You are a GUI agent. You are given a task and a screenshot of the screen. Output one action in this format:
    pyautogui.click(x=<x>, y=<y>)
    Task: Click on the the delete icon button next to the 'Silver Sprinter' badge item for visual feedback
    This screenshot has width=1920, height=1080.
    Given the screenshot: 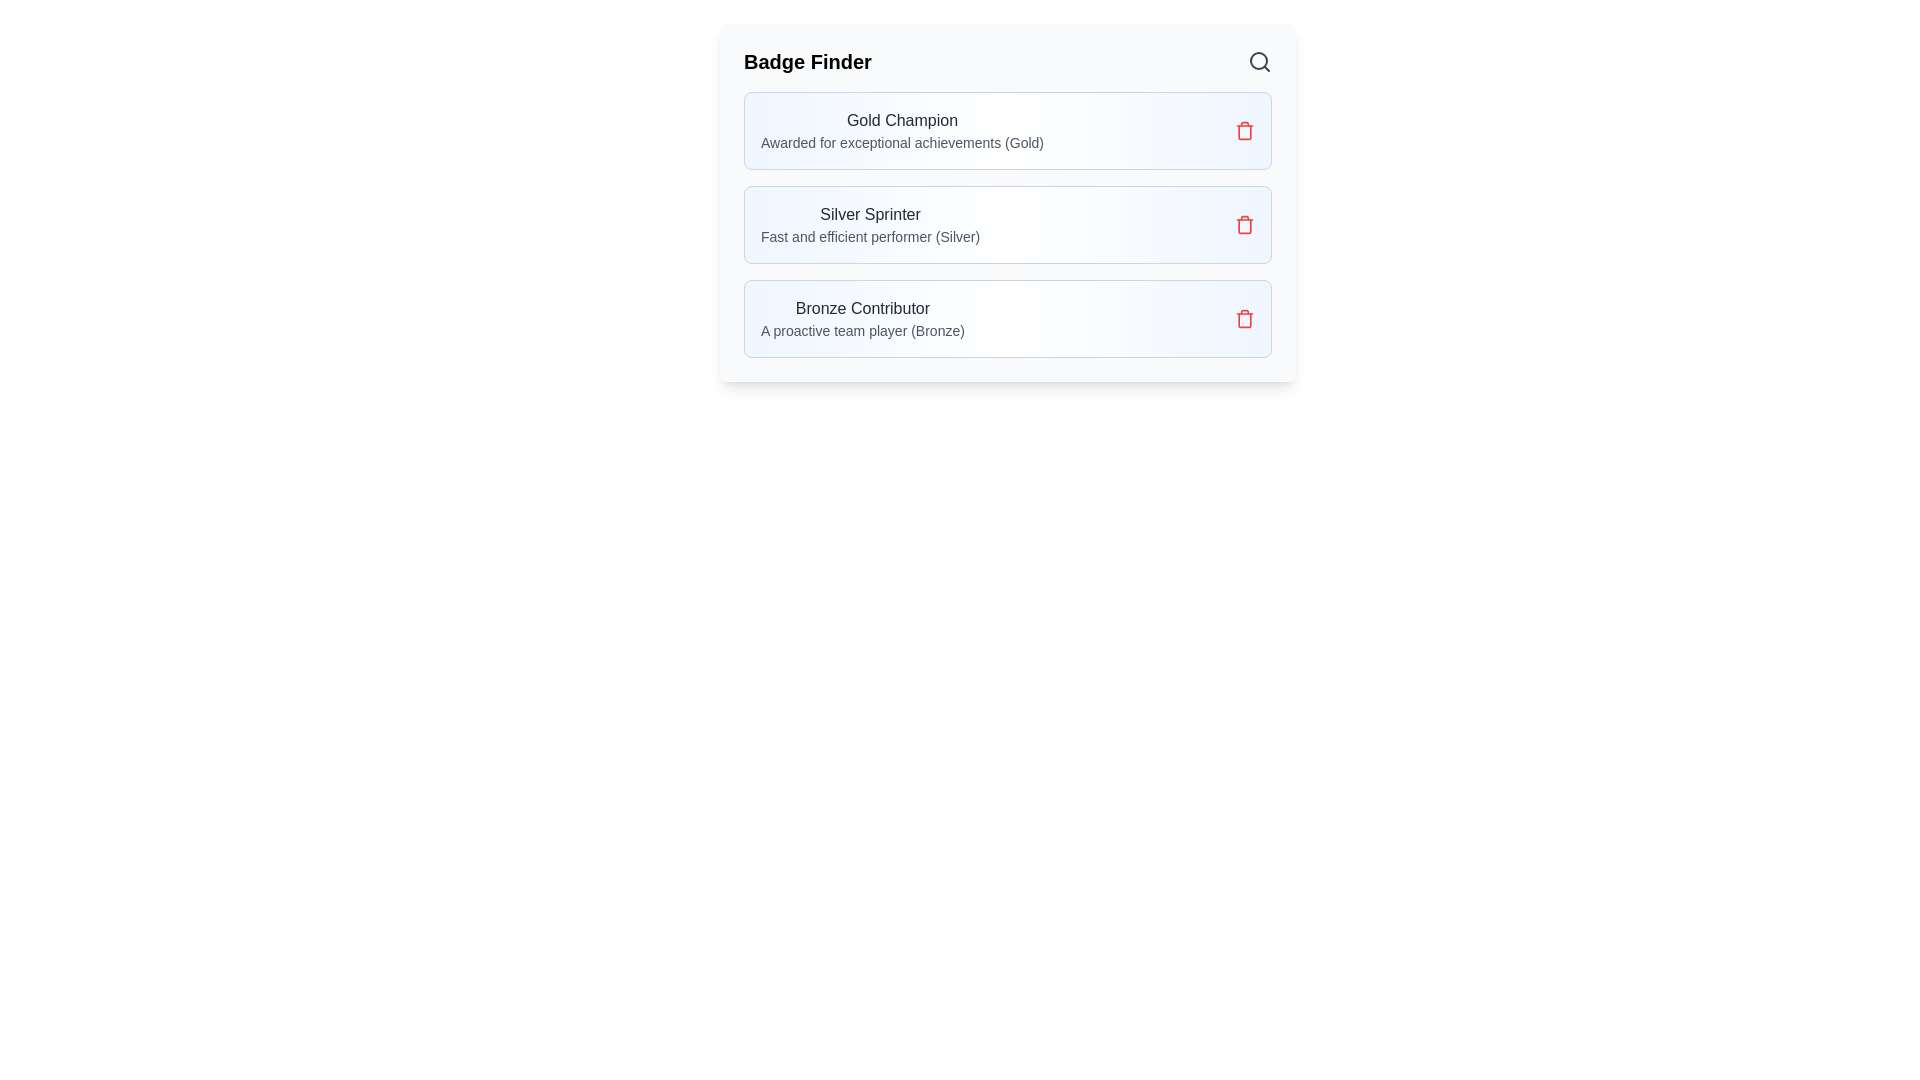 What is the action you would take?
    pyautogui.click(x=1243, y=224)
    